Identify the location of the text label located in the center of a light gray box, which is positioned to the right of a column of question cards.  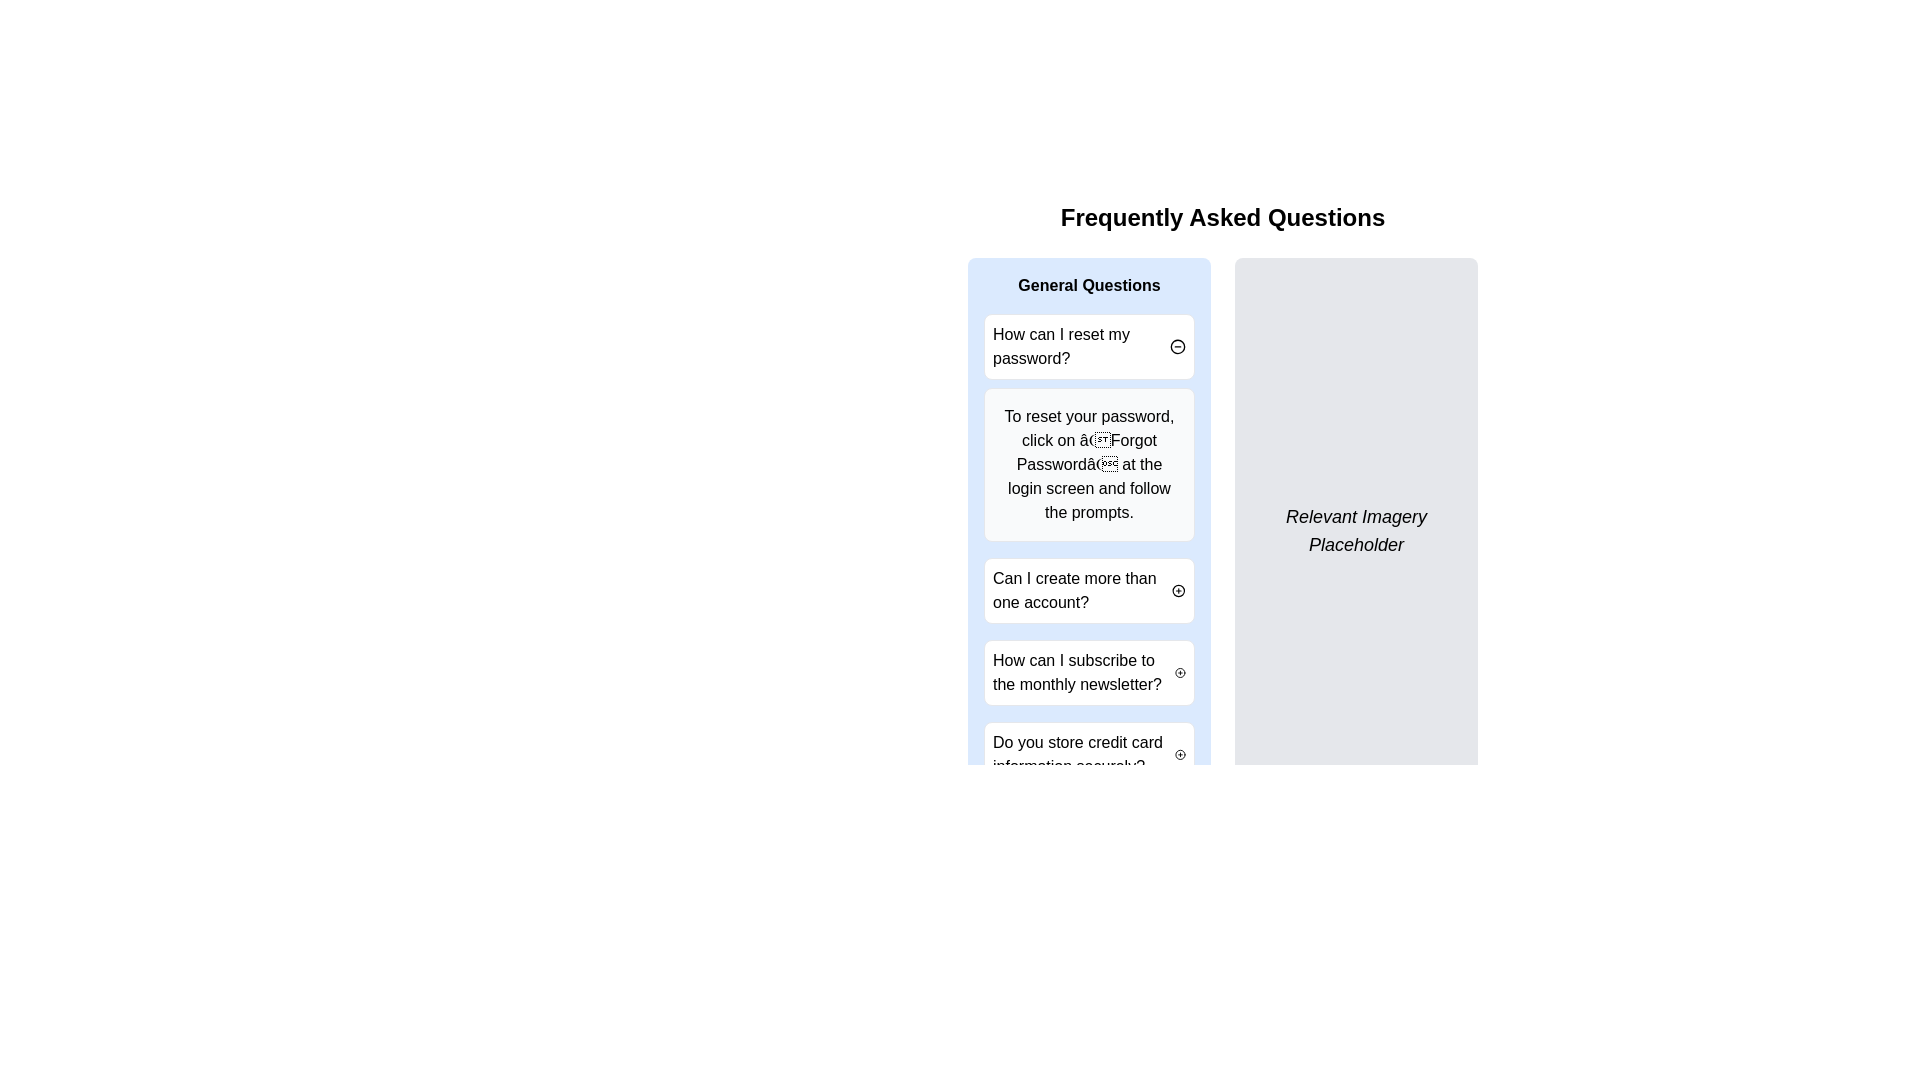
(1356, 530).